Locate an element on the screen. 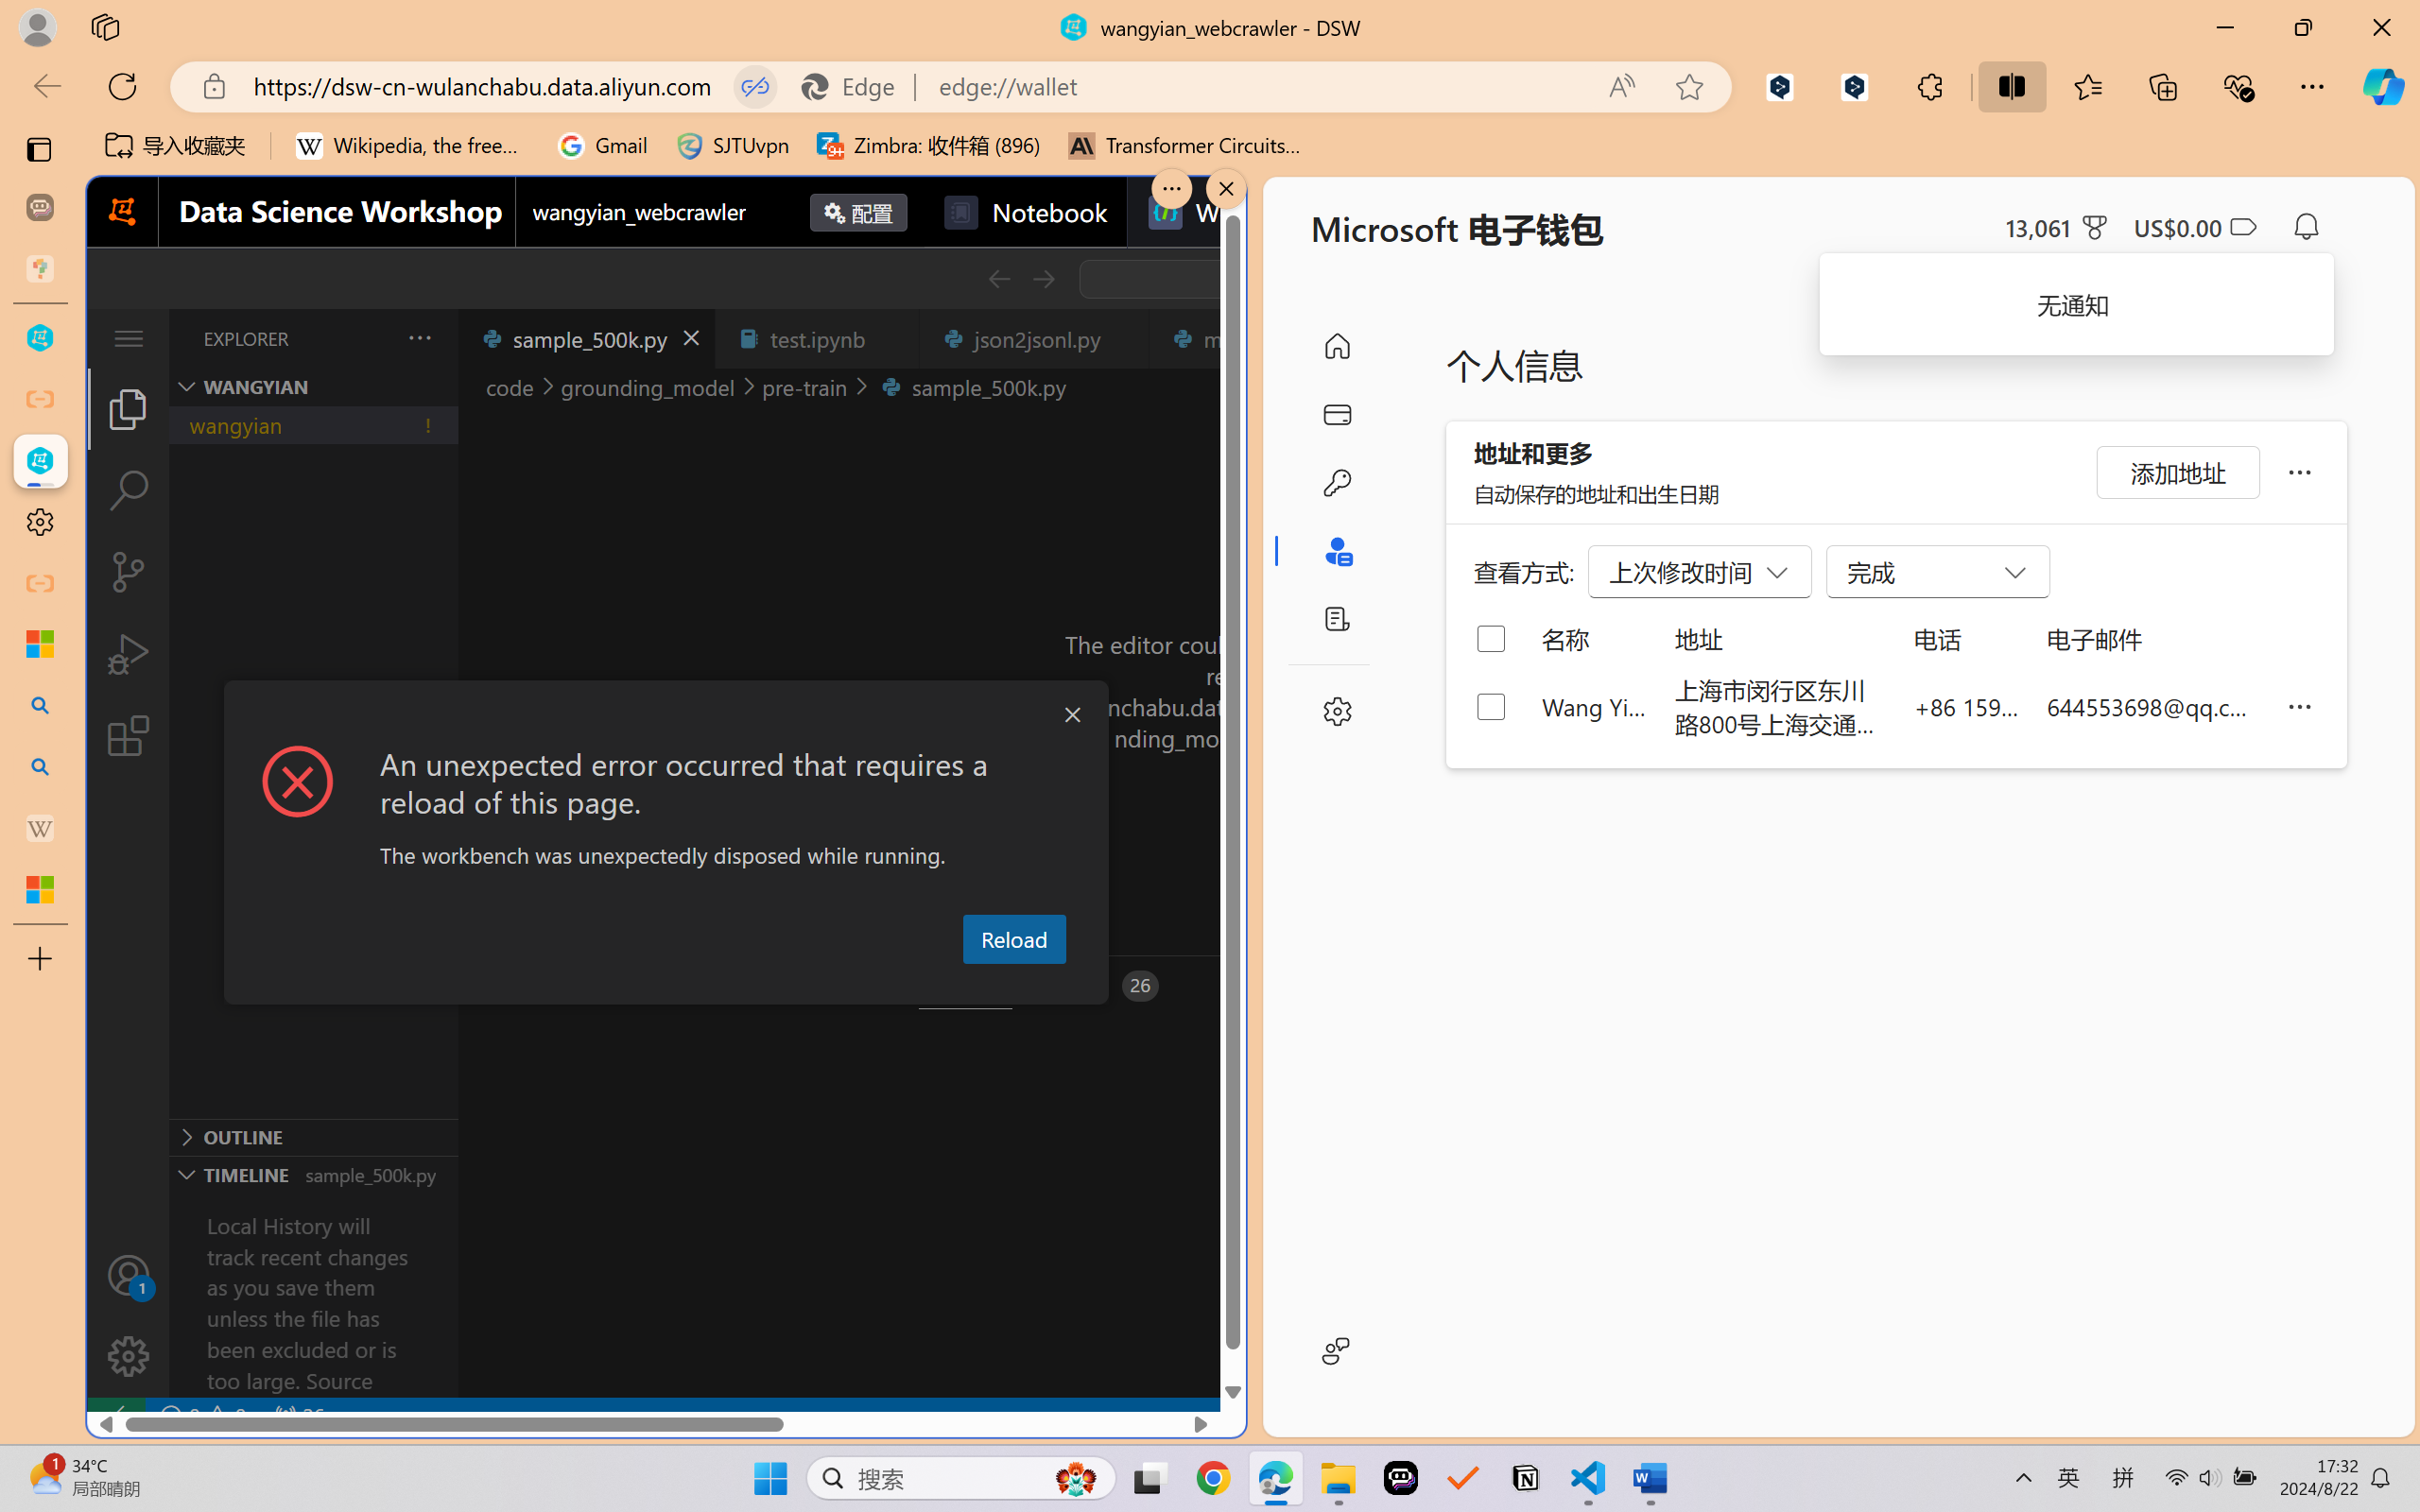 This screenshot has height=1512, width=2420. 'Gmail' is located at coordinates (601, 145).